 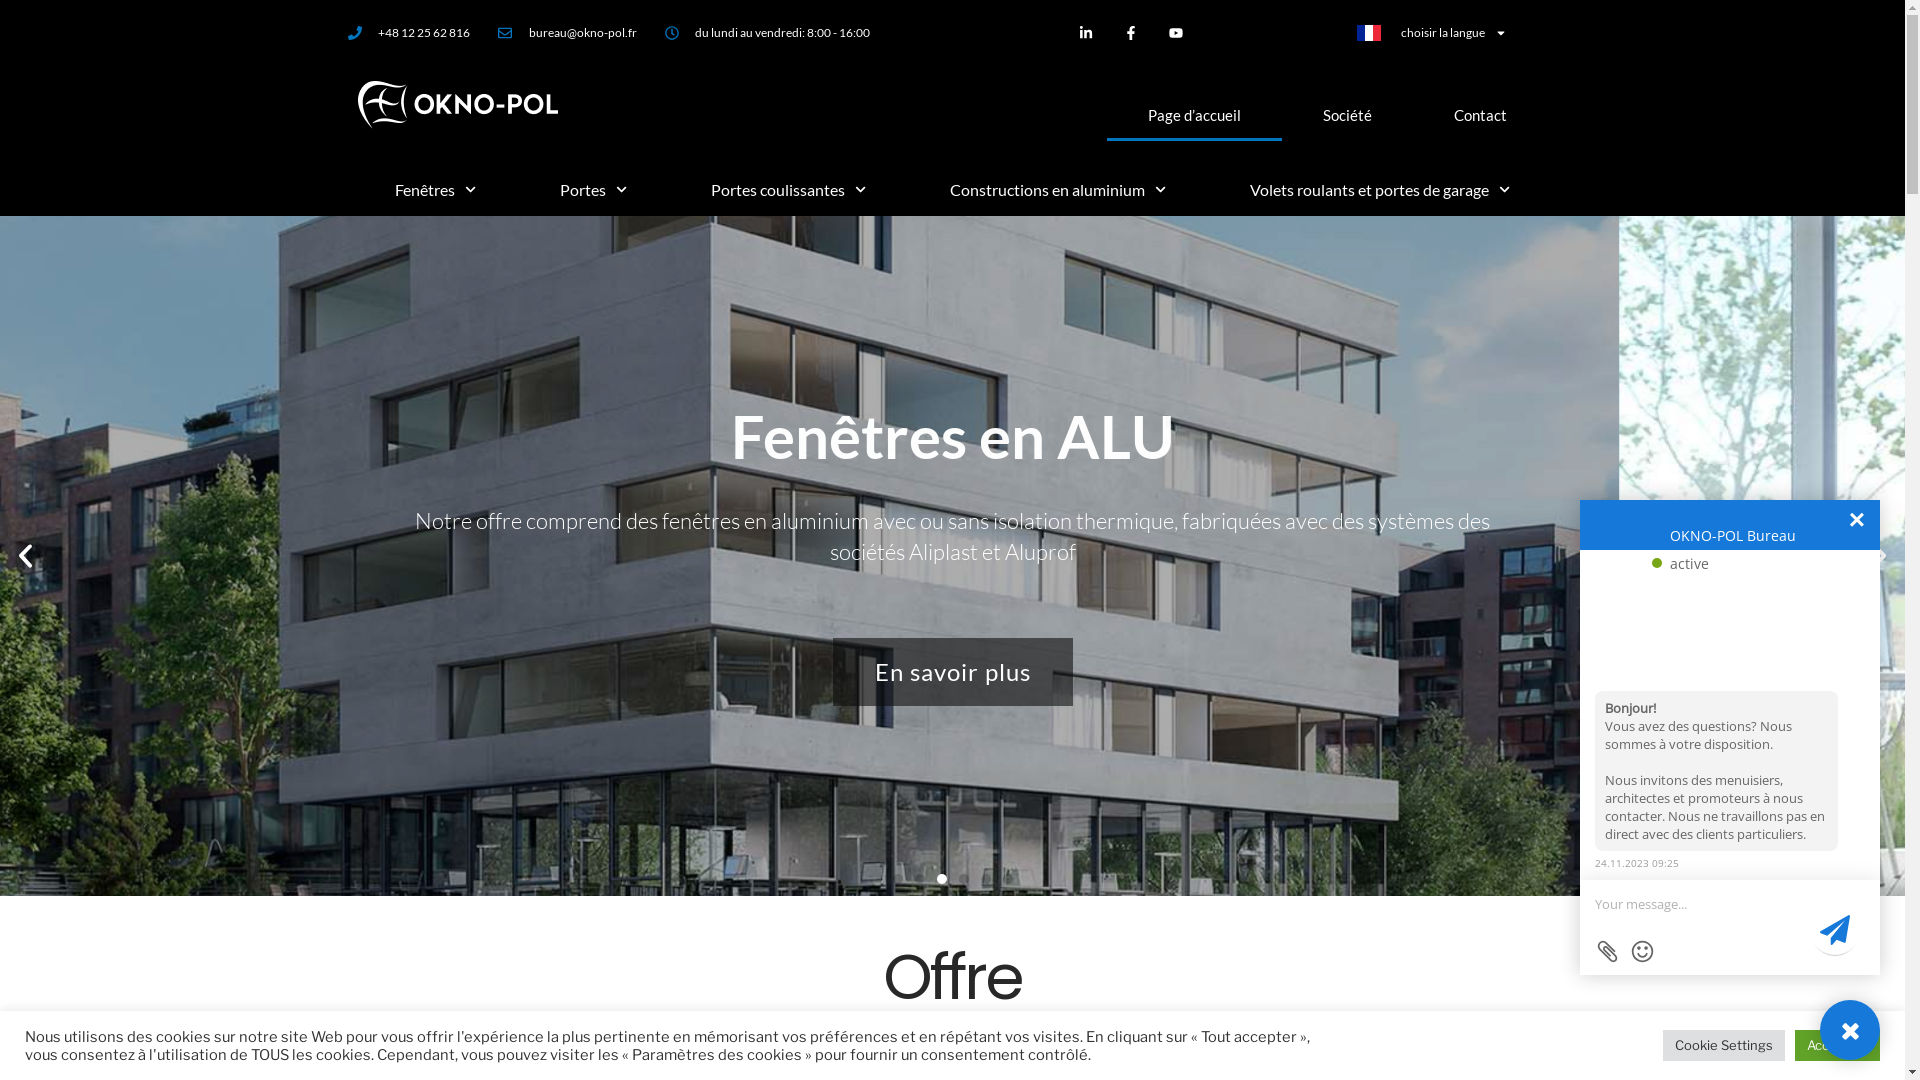 I want to click on 'Cookie Settings', so click(x=1722, y=1044).